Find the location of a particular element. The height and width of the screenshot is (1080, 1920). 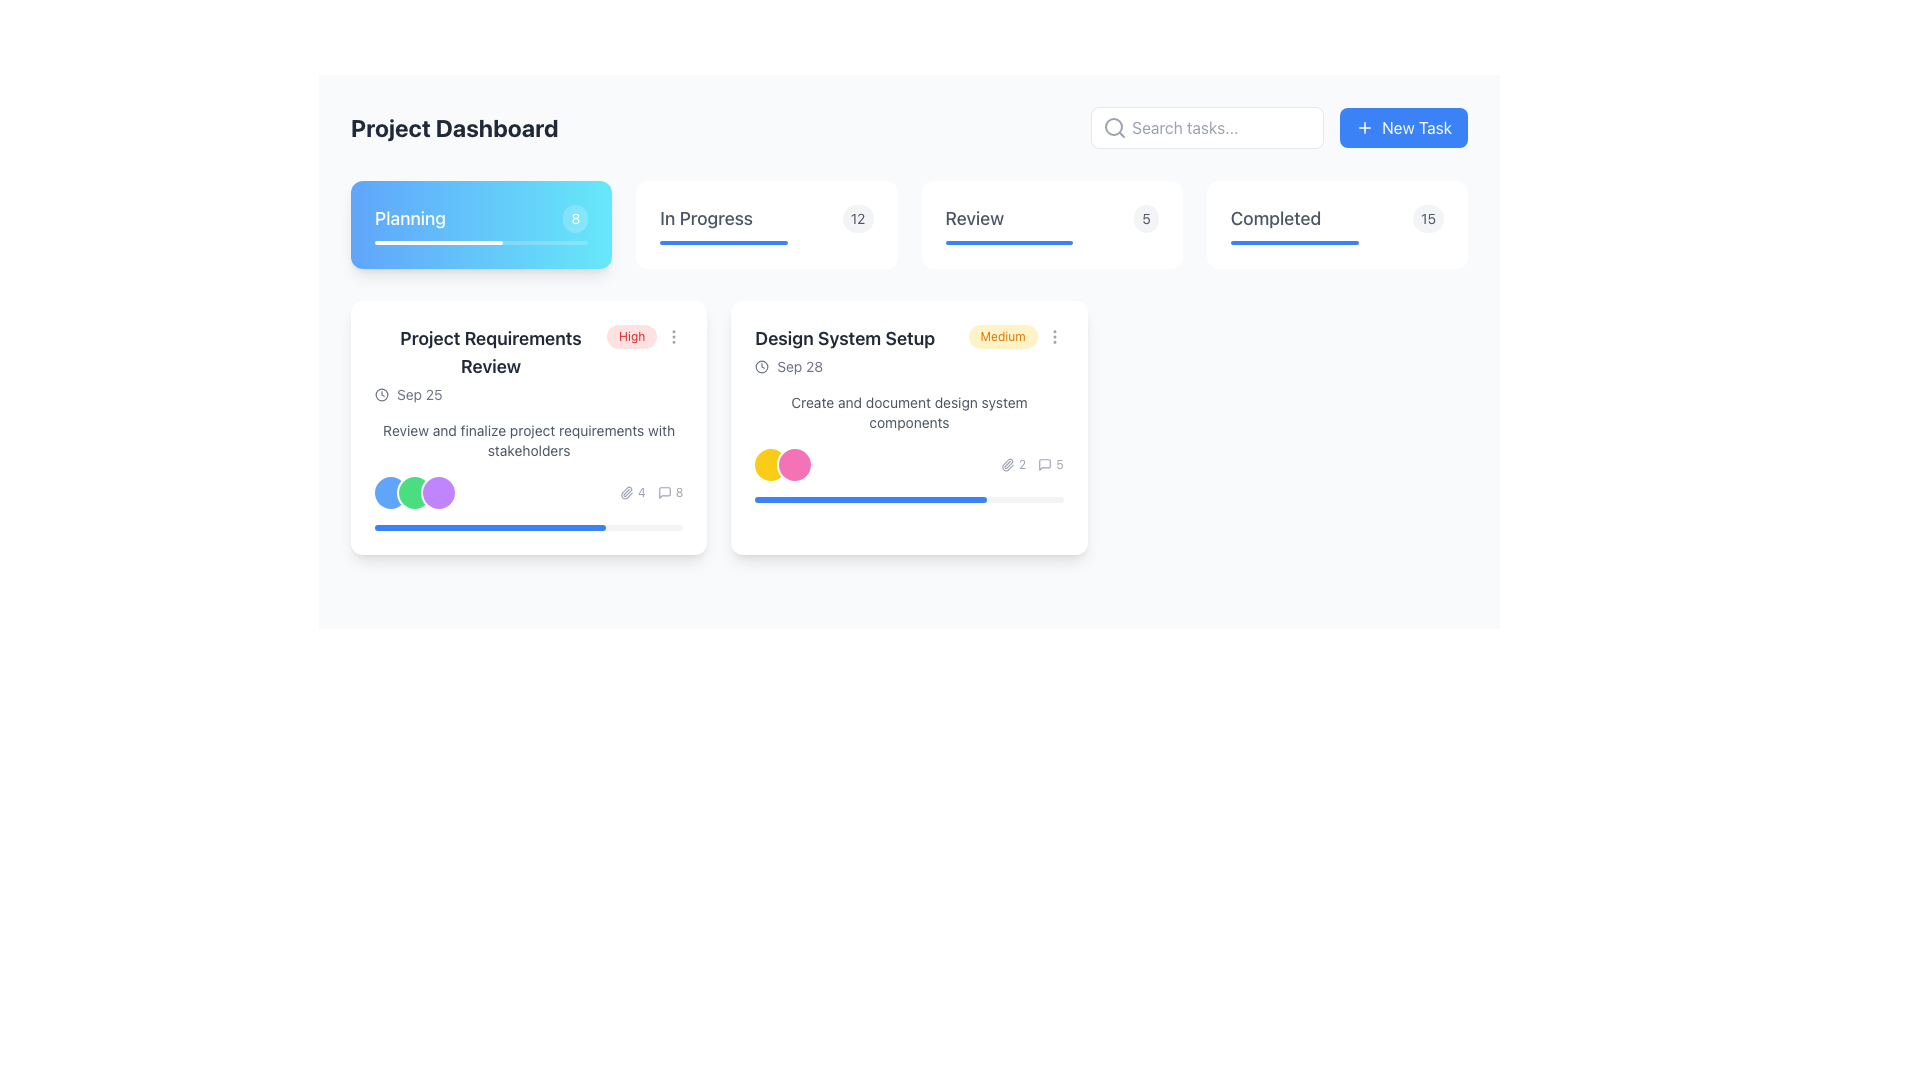

the user avatar representing 'Anna', which is the third avatar in a sequence of three adjacent avatars located in the bottom-left portion of the 'Project Requirements Review' card is located at coordinates (437, 493).